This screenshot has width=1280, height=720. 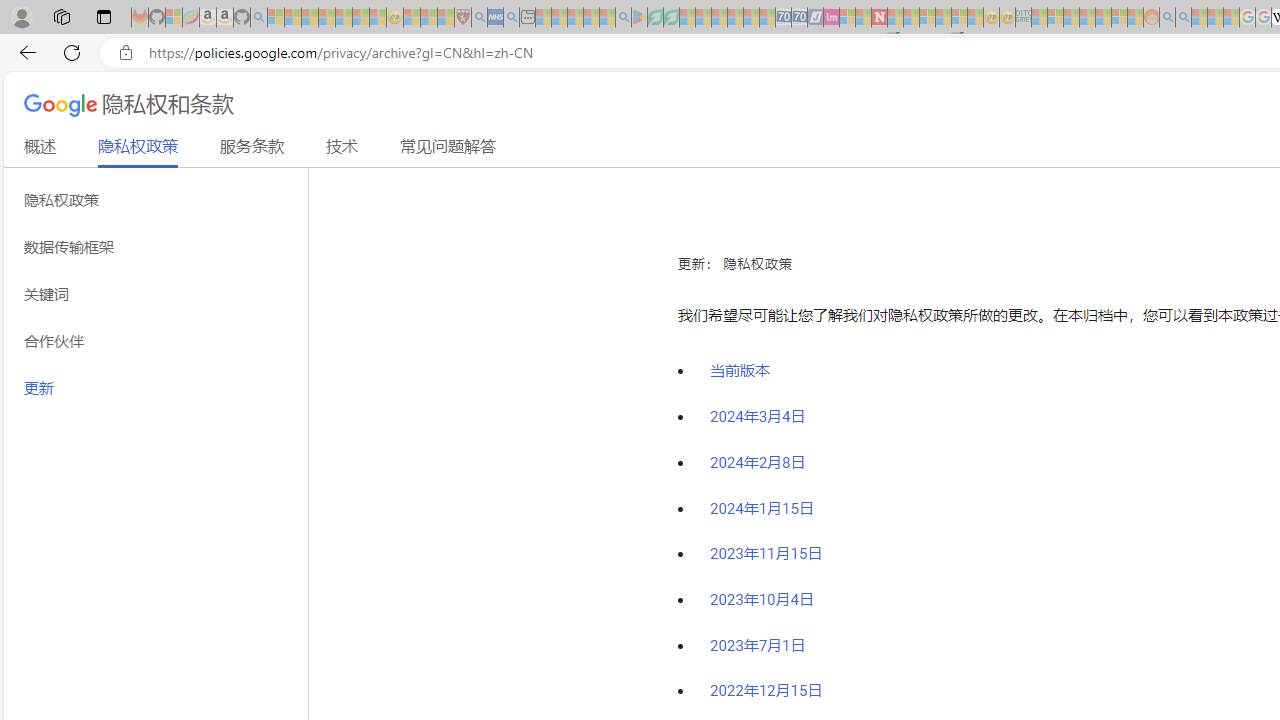 What do you see at coordinates (638, 17) in the screenshot?
I see `'Bluey: Let'` at bounding box center [638, 17].